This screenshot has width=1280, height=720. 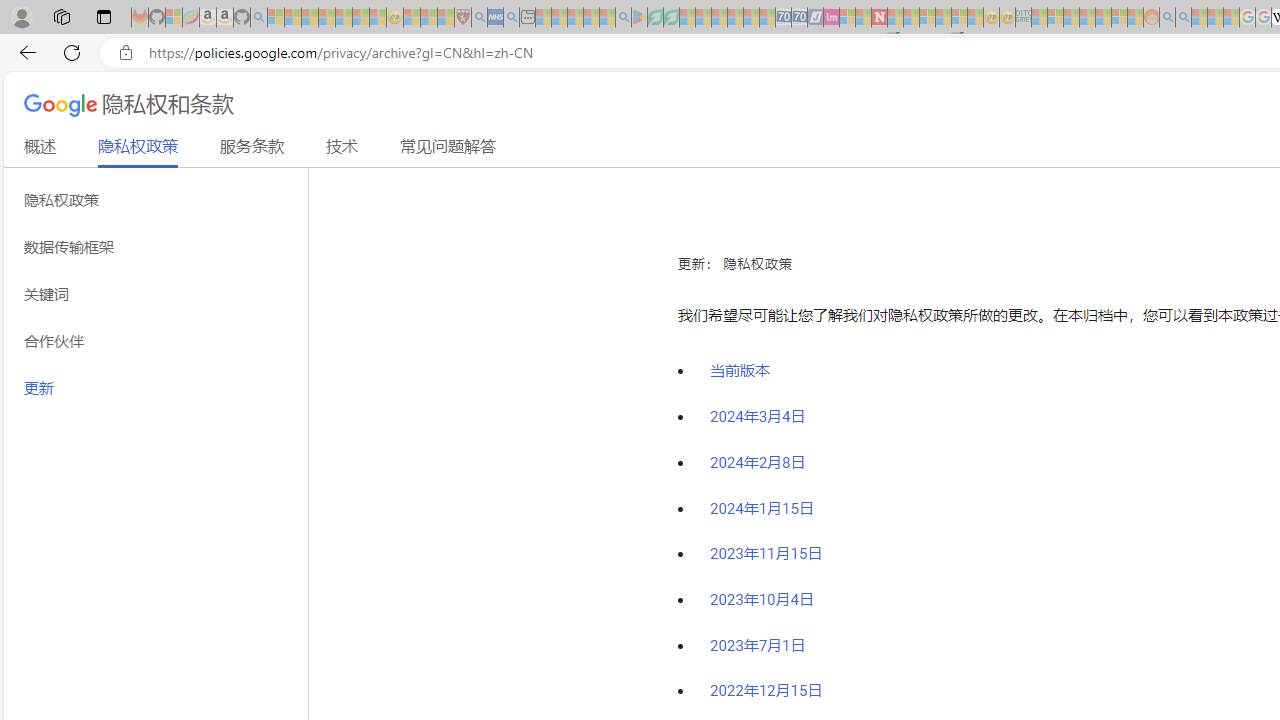 What do you see at coordinates (638, 17) in the screenshot?
I see `'Bluey: Let'` at bounding box center [638, 17].